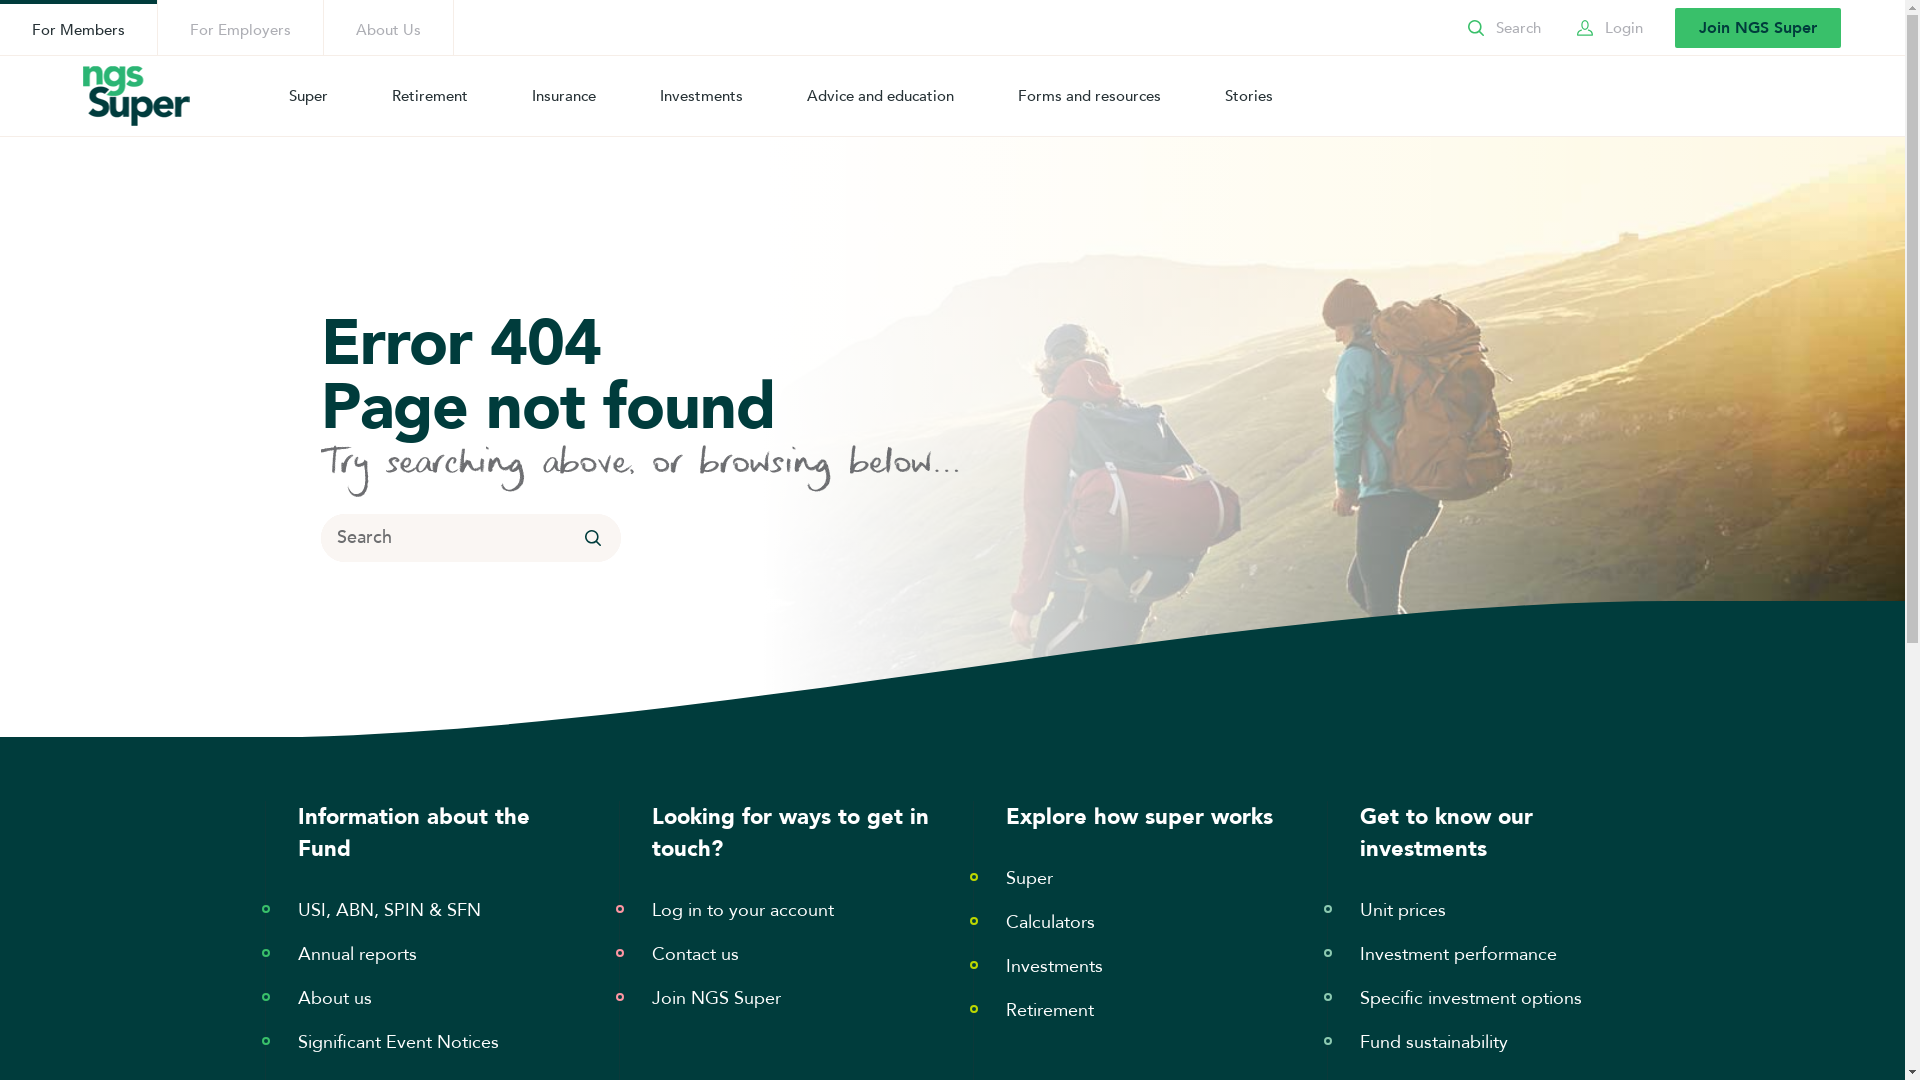 This screenshot has width=1920, height=1080. What do you see at coordinates (1572, 27) in the screenshot?
I see `'Login'` at bounding box center [1572, 27].